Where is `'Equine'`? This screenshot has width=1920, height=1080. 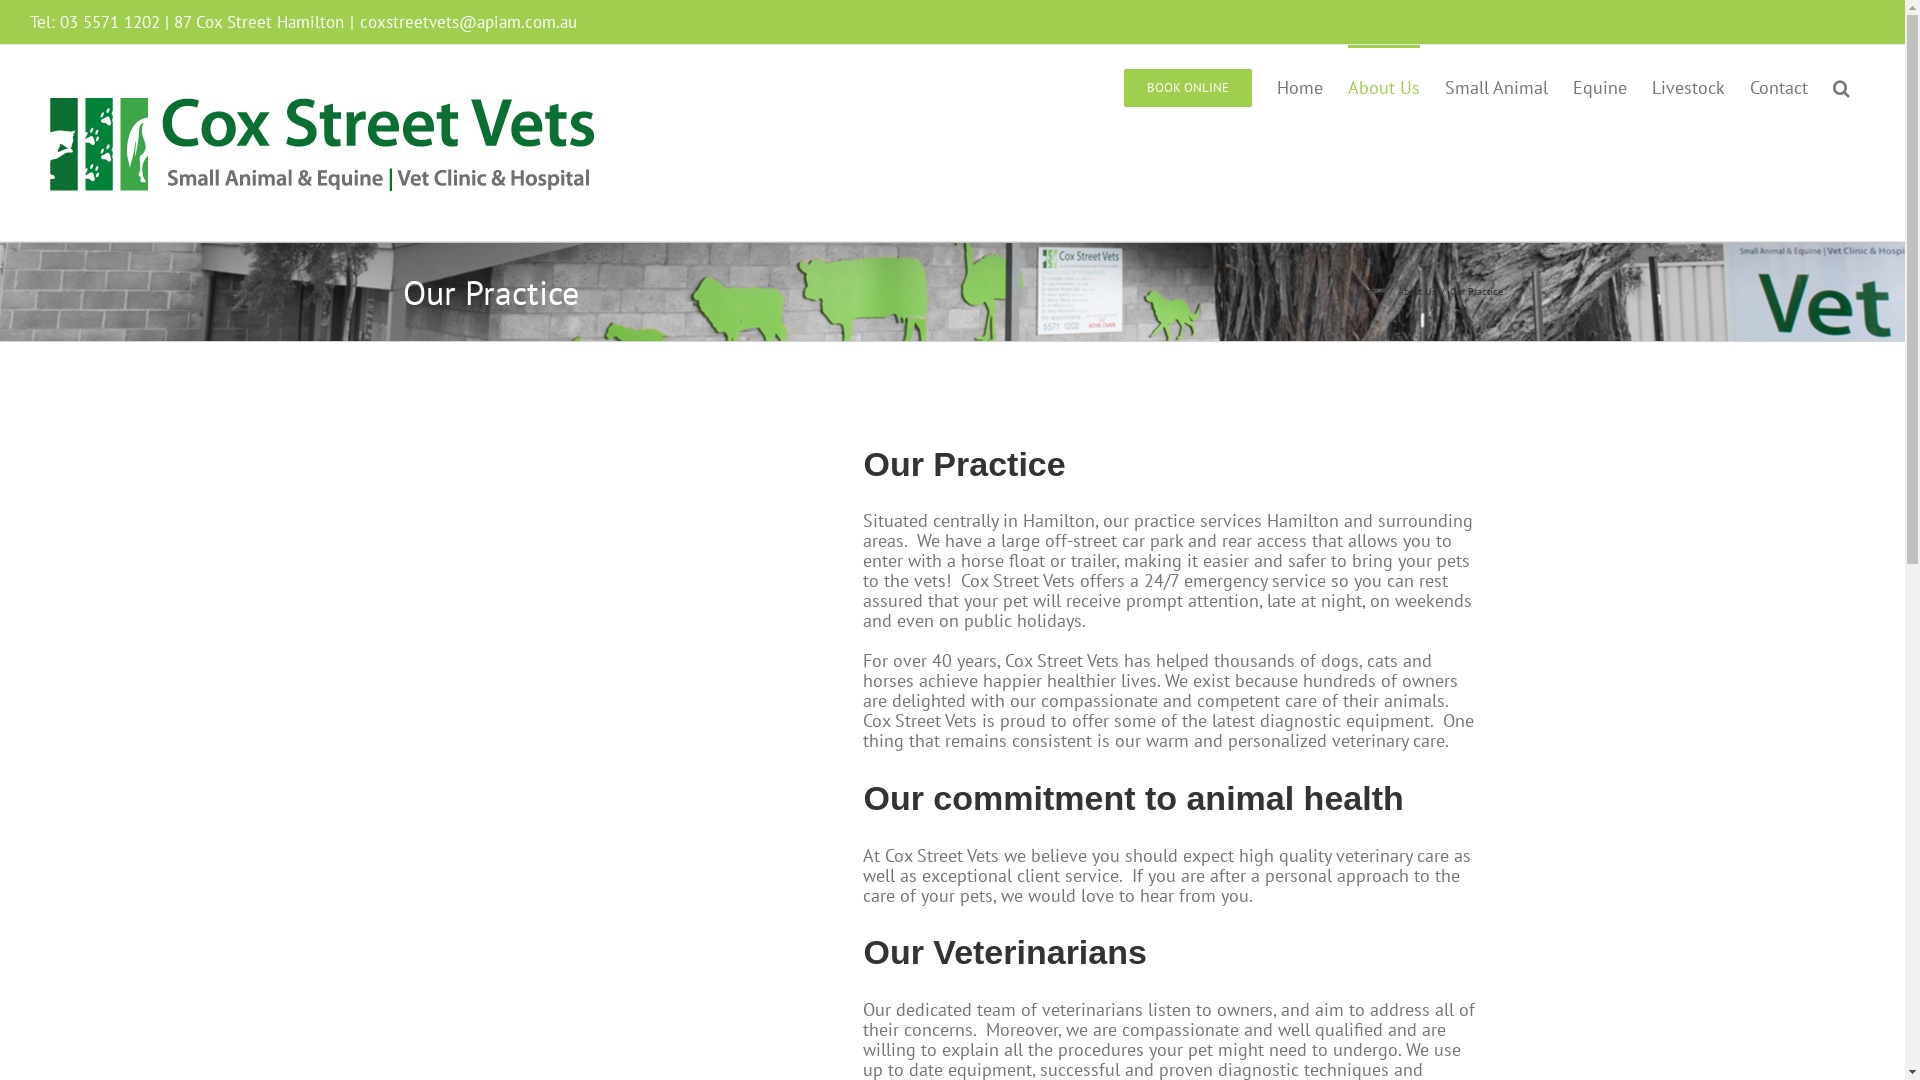 'Equine' is located at coordinates (1572, 85).